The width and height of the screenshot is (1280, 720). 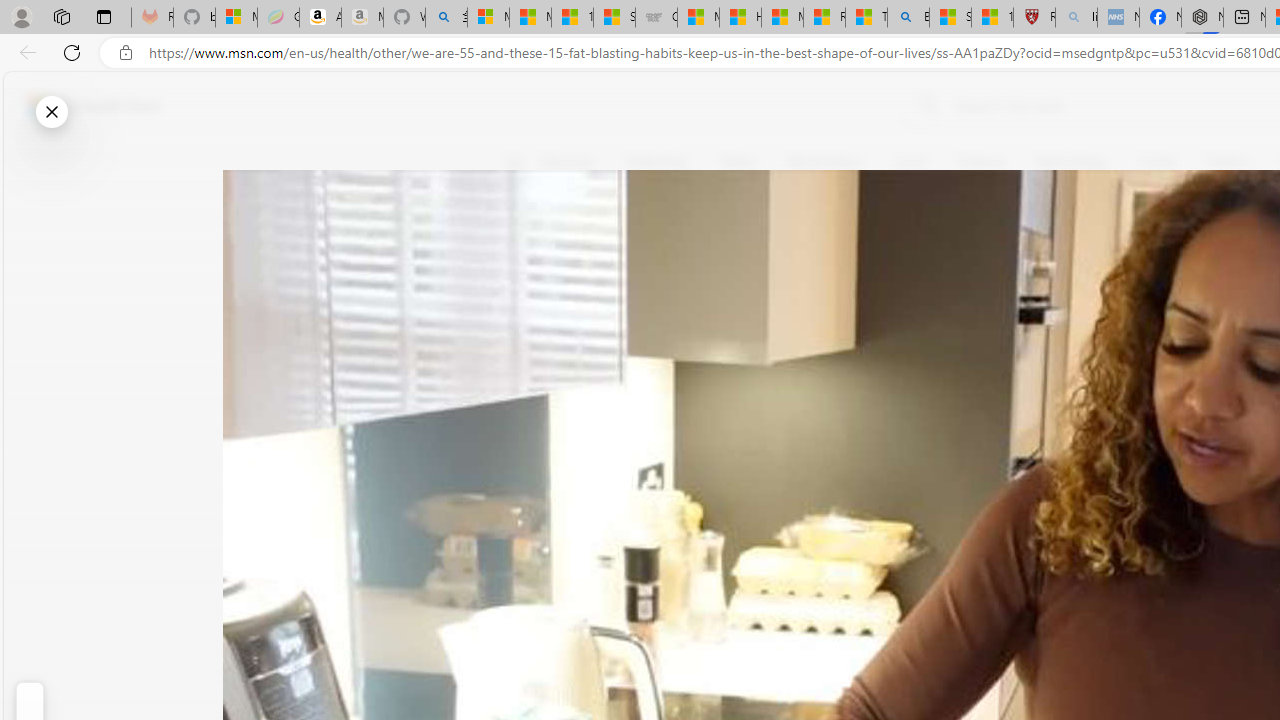 What do you see at coordinates (93, 105) in the screenshot?
I see `'Microsoft Start'` at bounding box center [93, 105].